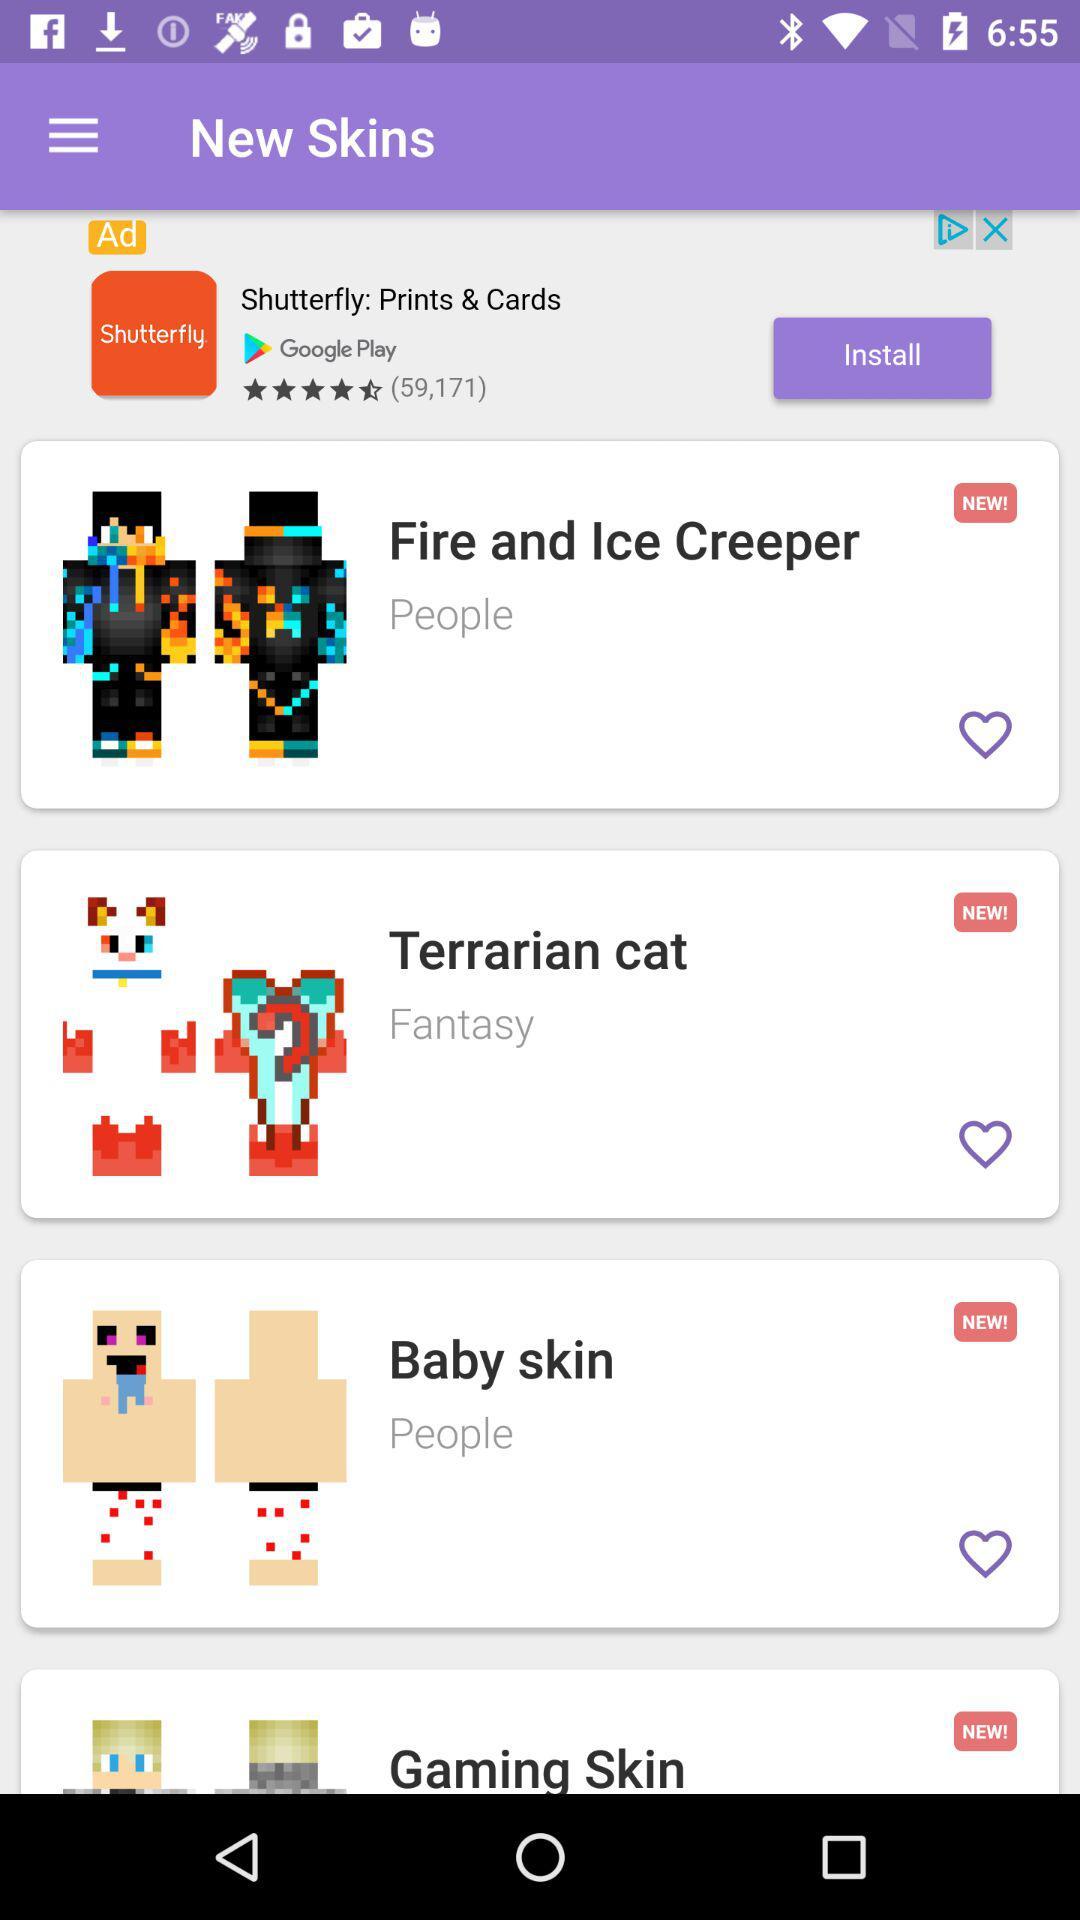 The image size is (1080, 1920). Describe the element at coordinates (984, 733) in the screenshot. I see `to favorite` at that location.